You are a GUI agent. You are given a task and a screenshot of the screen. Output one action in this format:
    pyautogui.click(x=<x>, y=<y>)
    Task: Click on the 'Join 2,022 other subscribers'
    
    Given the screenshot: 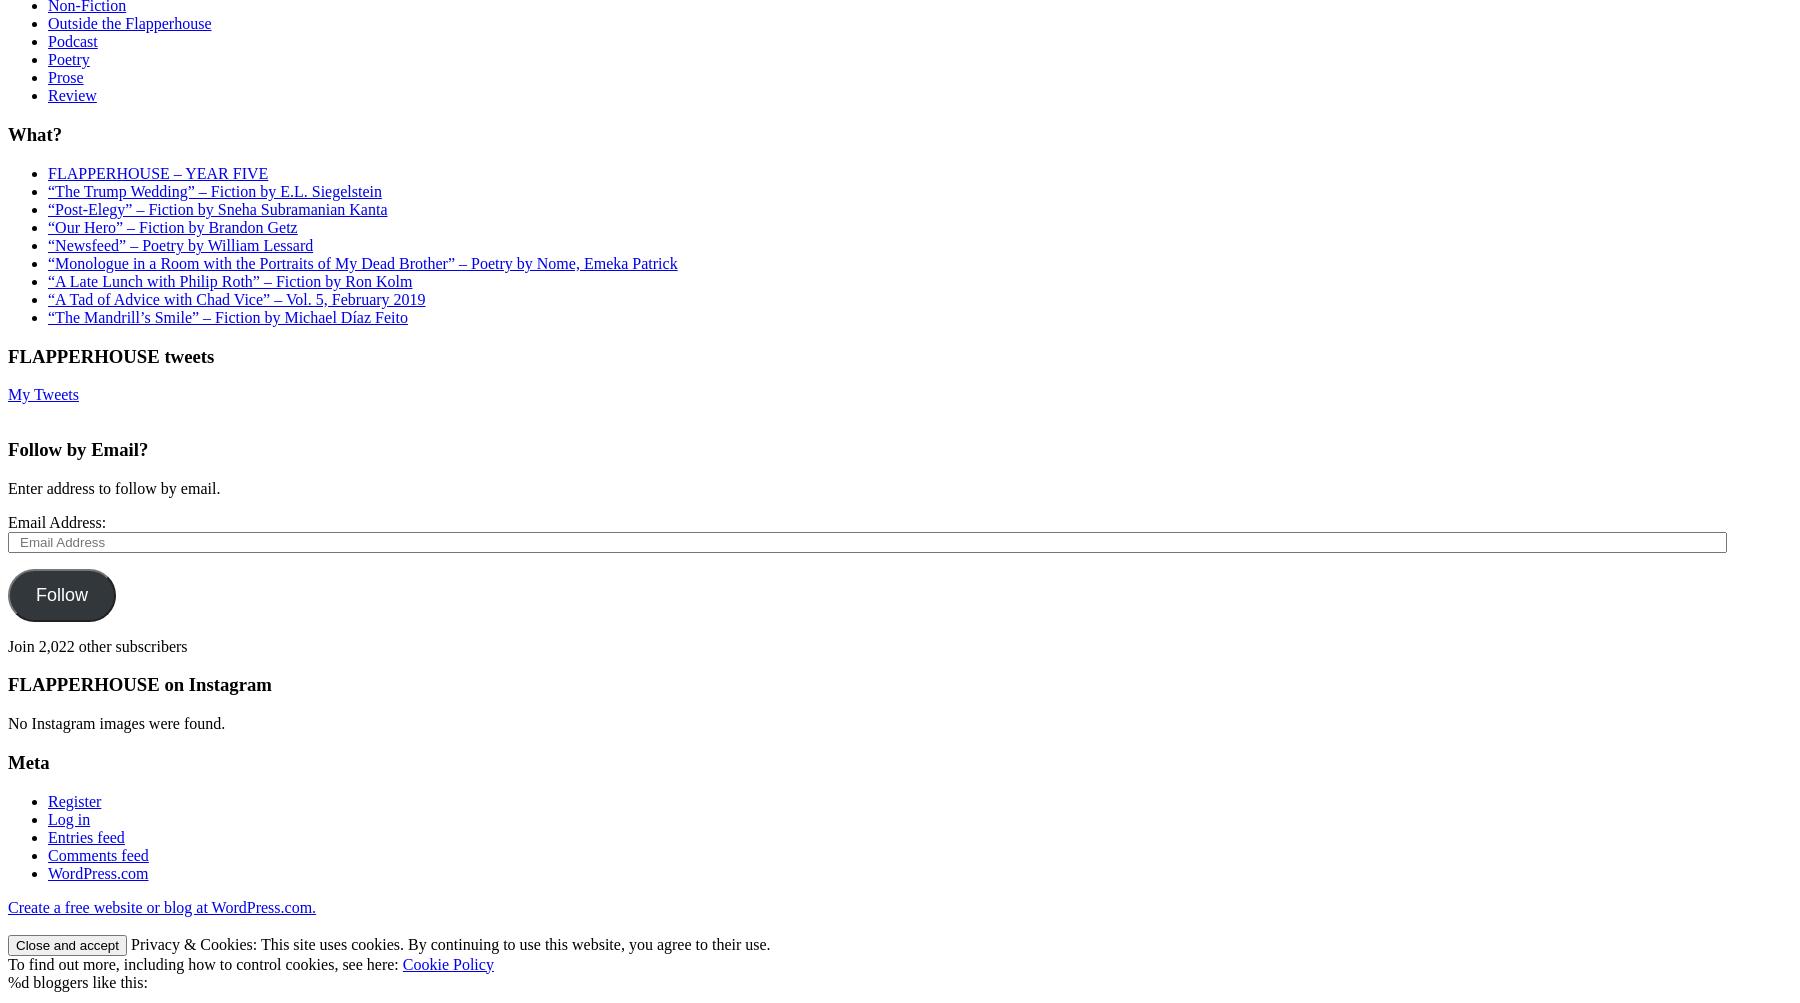 What is the action you would take?
    pyautogui.click(x=96, y=645)
    